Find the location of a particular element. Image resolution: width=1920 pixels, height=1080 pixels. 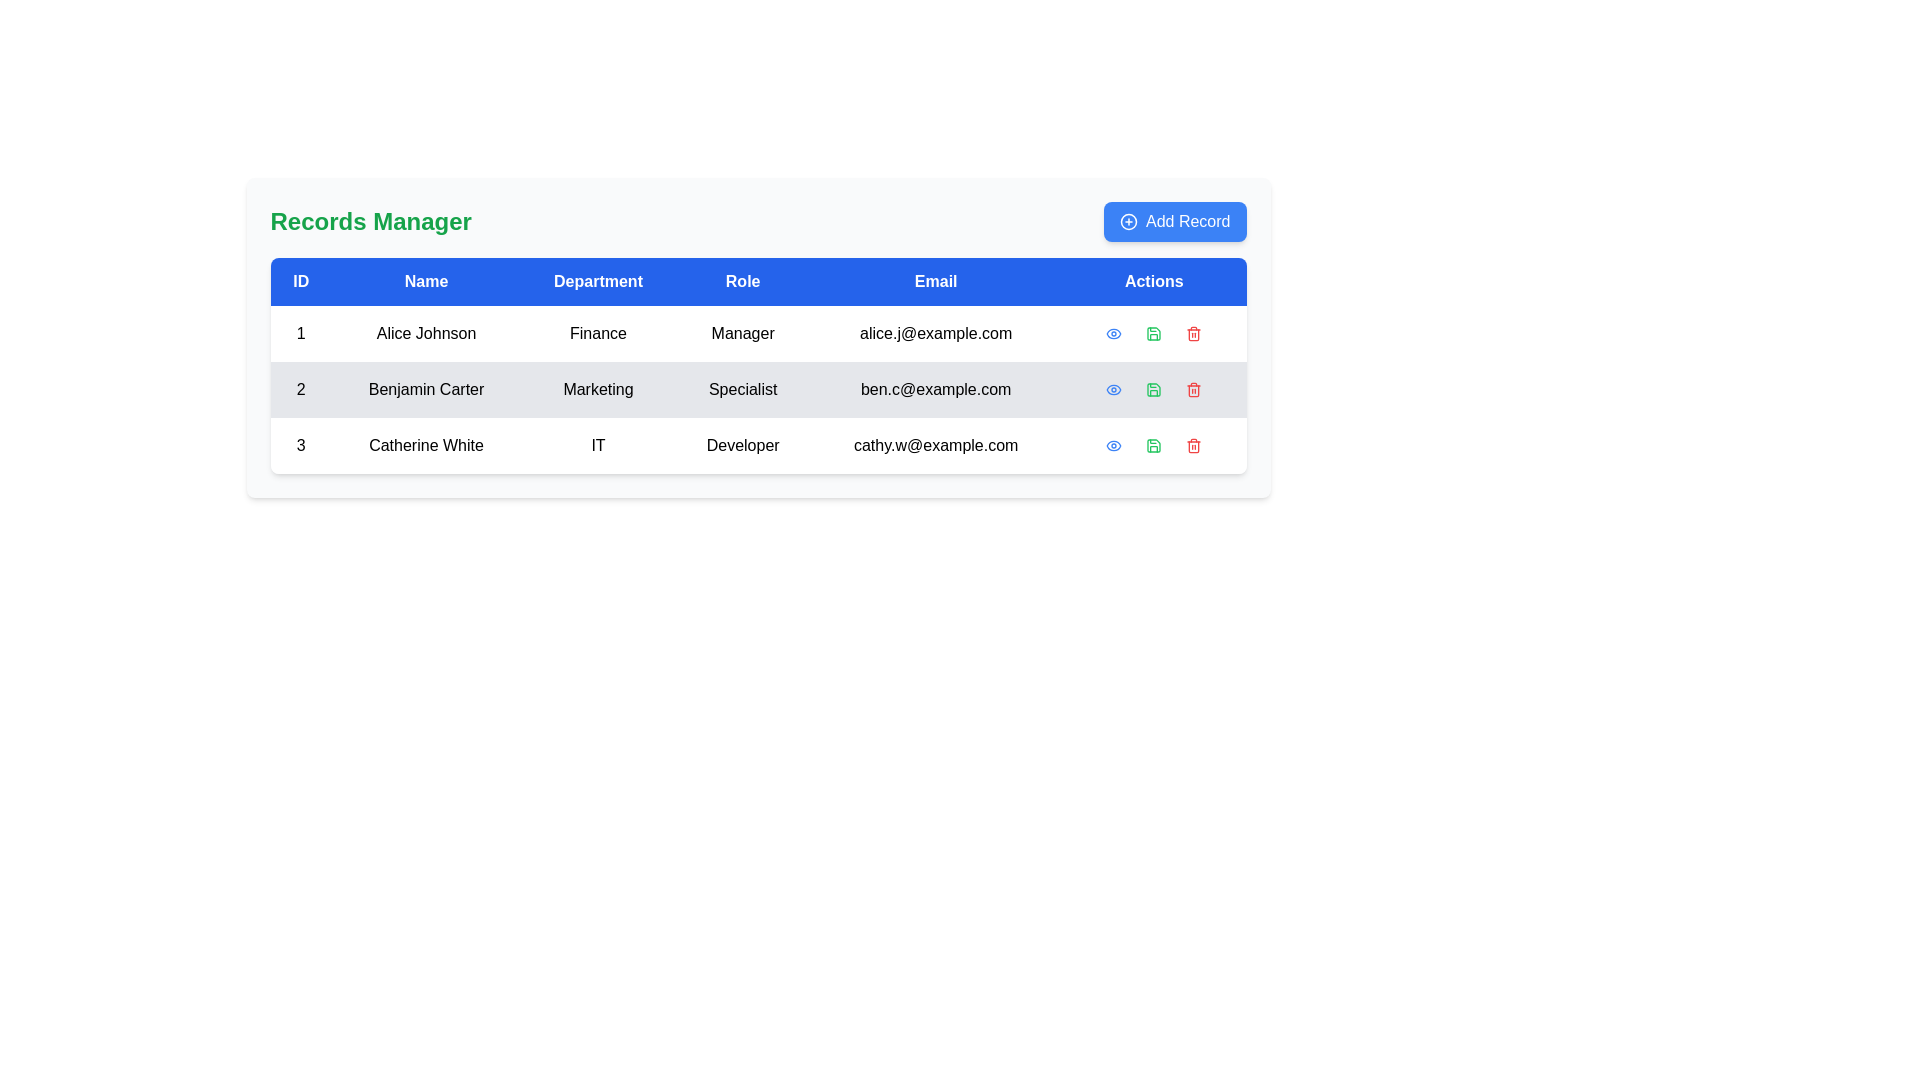

the eye icon in the 'Actions' column of the third row associated with the user 'Catherine White' is located at coordinates (1113, 389).